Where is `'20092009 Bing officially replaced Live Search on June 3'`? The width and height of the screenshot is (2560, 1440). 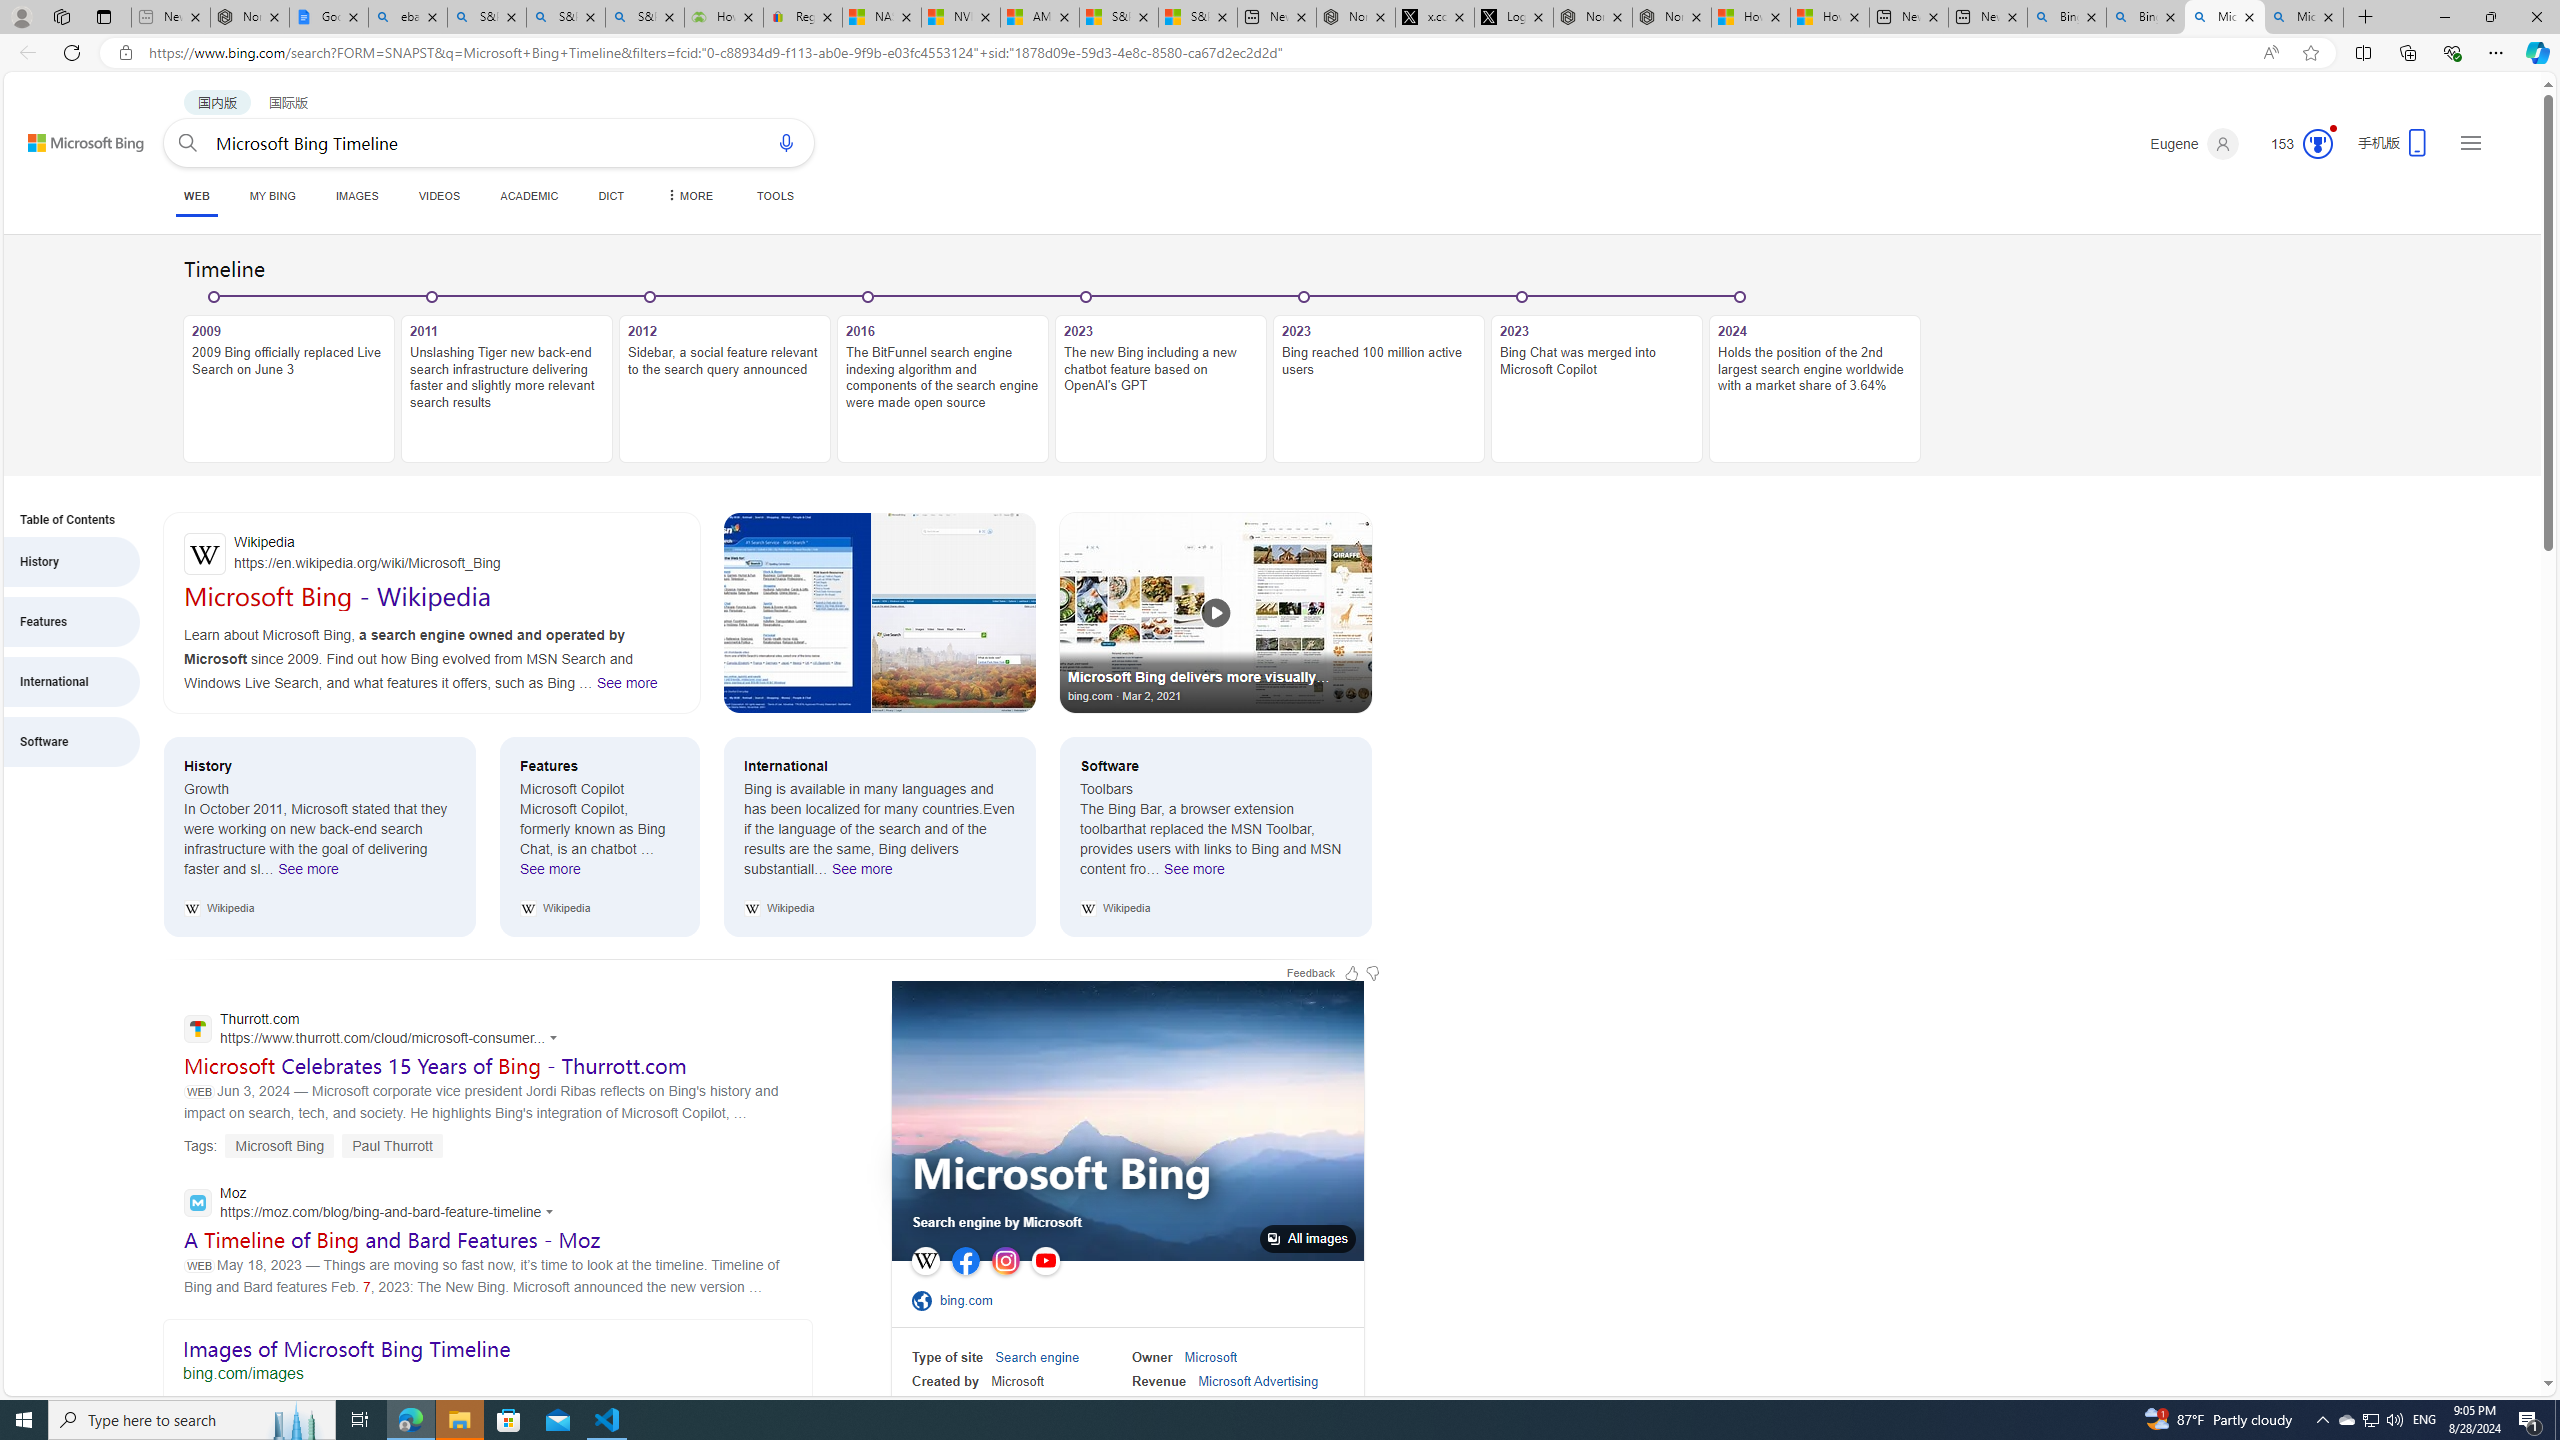 '20092009 Bing officially replaced Live Search on June 3' is located at coordinates (289, 378).